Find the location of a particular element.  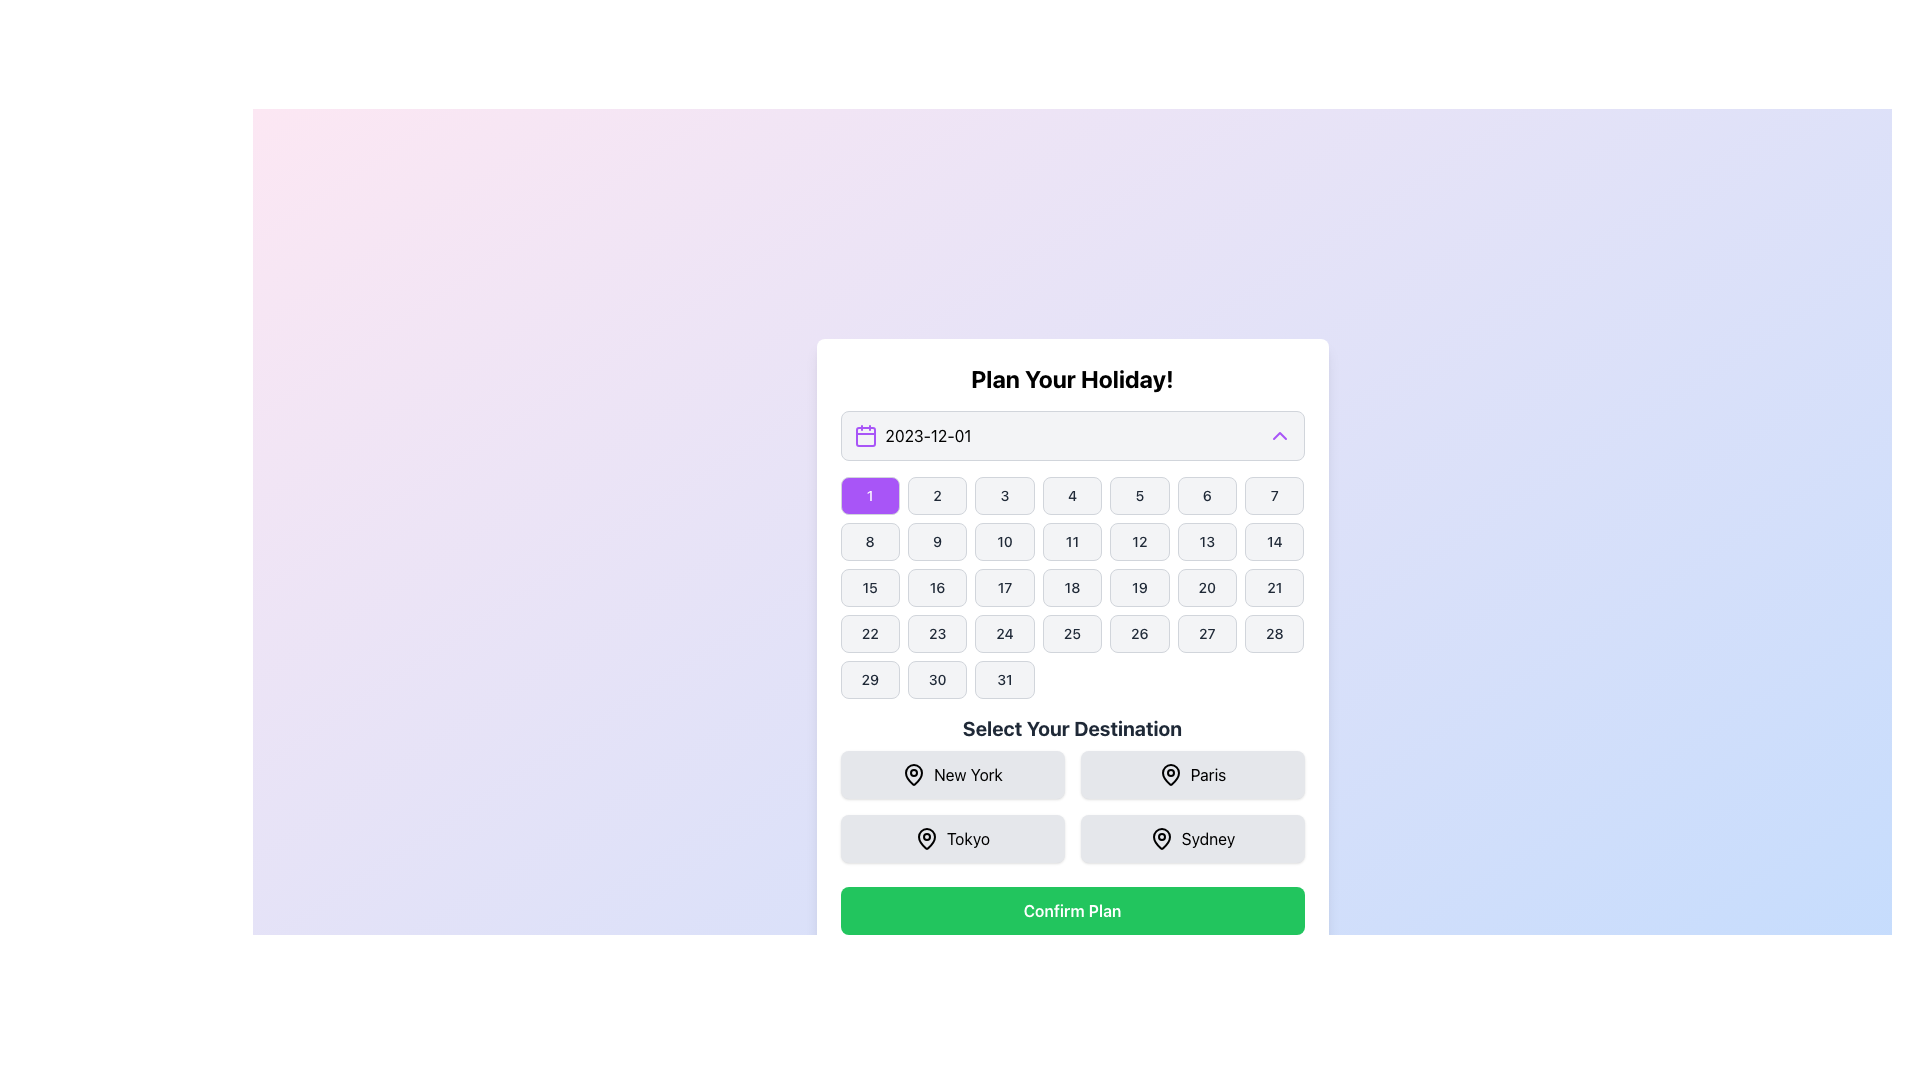

the rounded rectangular button labeled '21', which is located in the fourth row and the last column of the calendar grid is located at coordinates (1273, 586).